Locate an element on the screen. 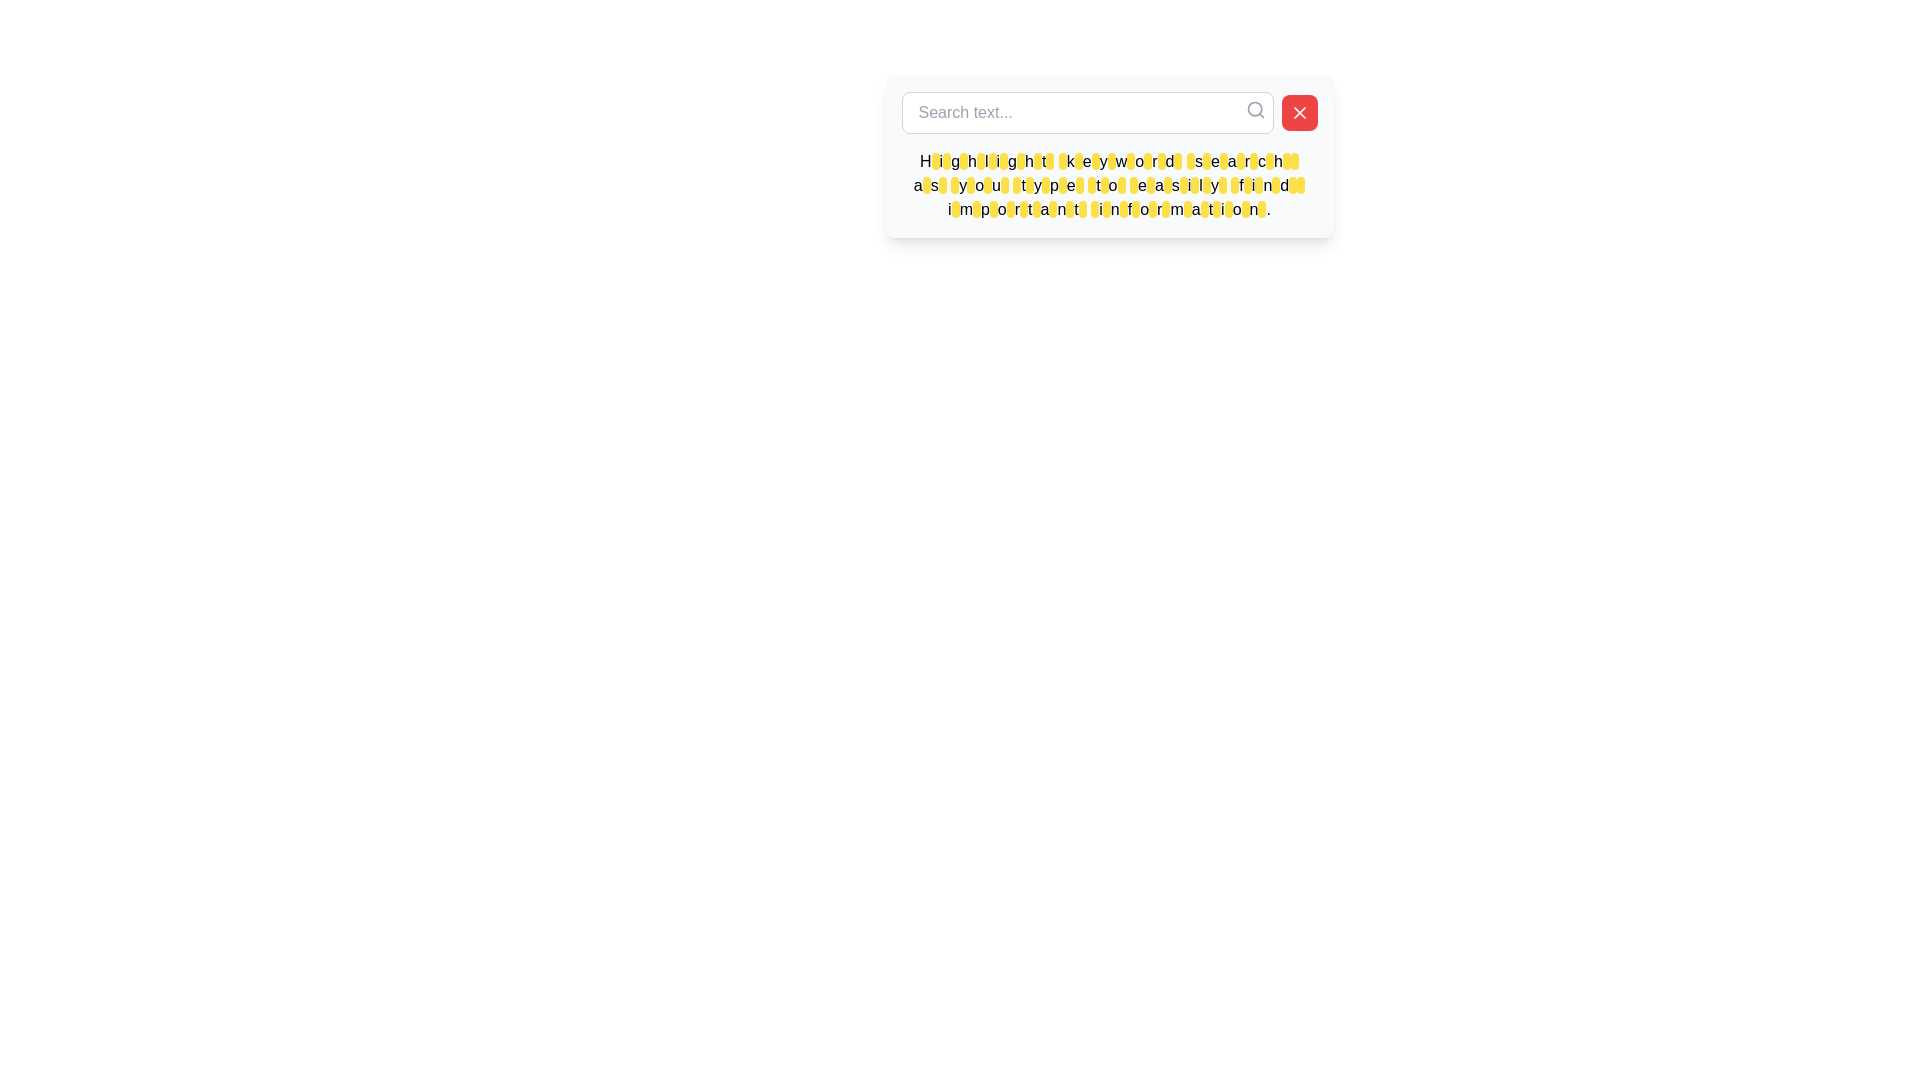  the Decorative Highlight, which is located at the center of the bottom row of highlighted segments in a tooltip displaying highlighted keywords is located at coordinates (1029, 185).